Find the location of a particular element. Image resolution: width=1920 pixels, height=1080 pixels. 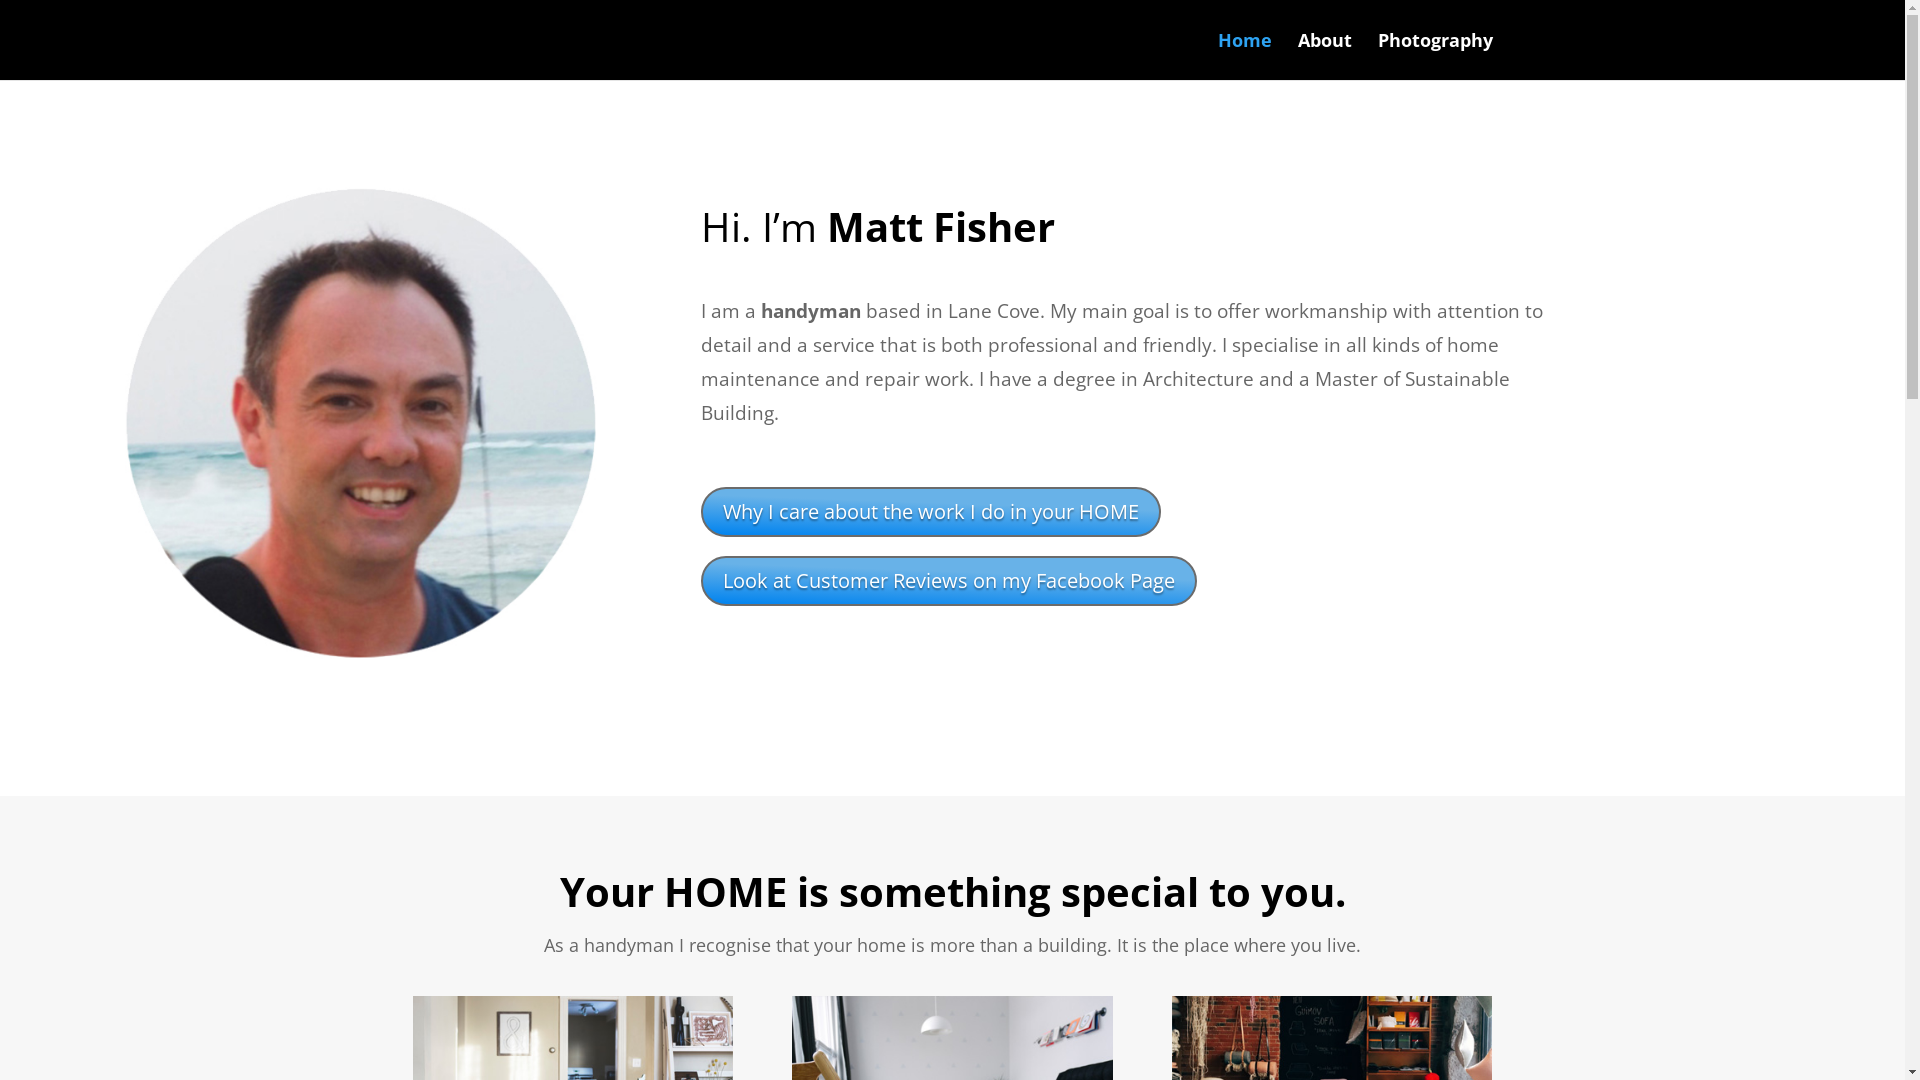

'Look at Customer Reviews on my Facebook Page' is located at coordinates (948, 581).